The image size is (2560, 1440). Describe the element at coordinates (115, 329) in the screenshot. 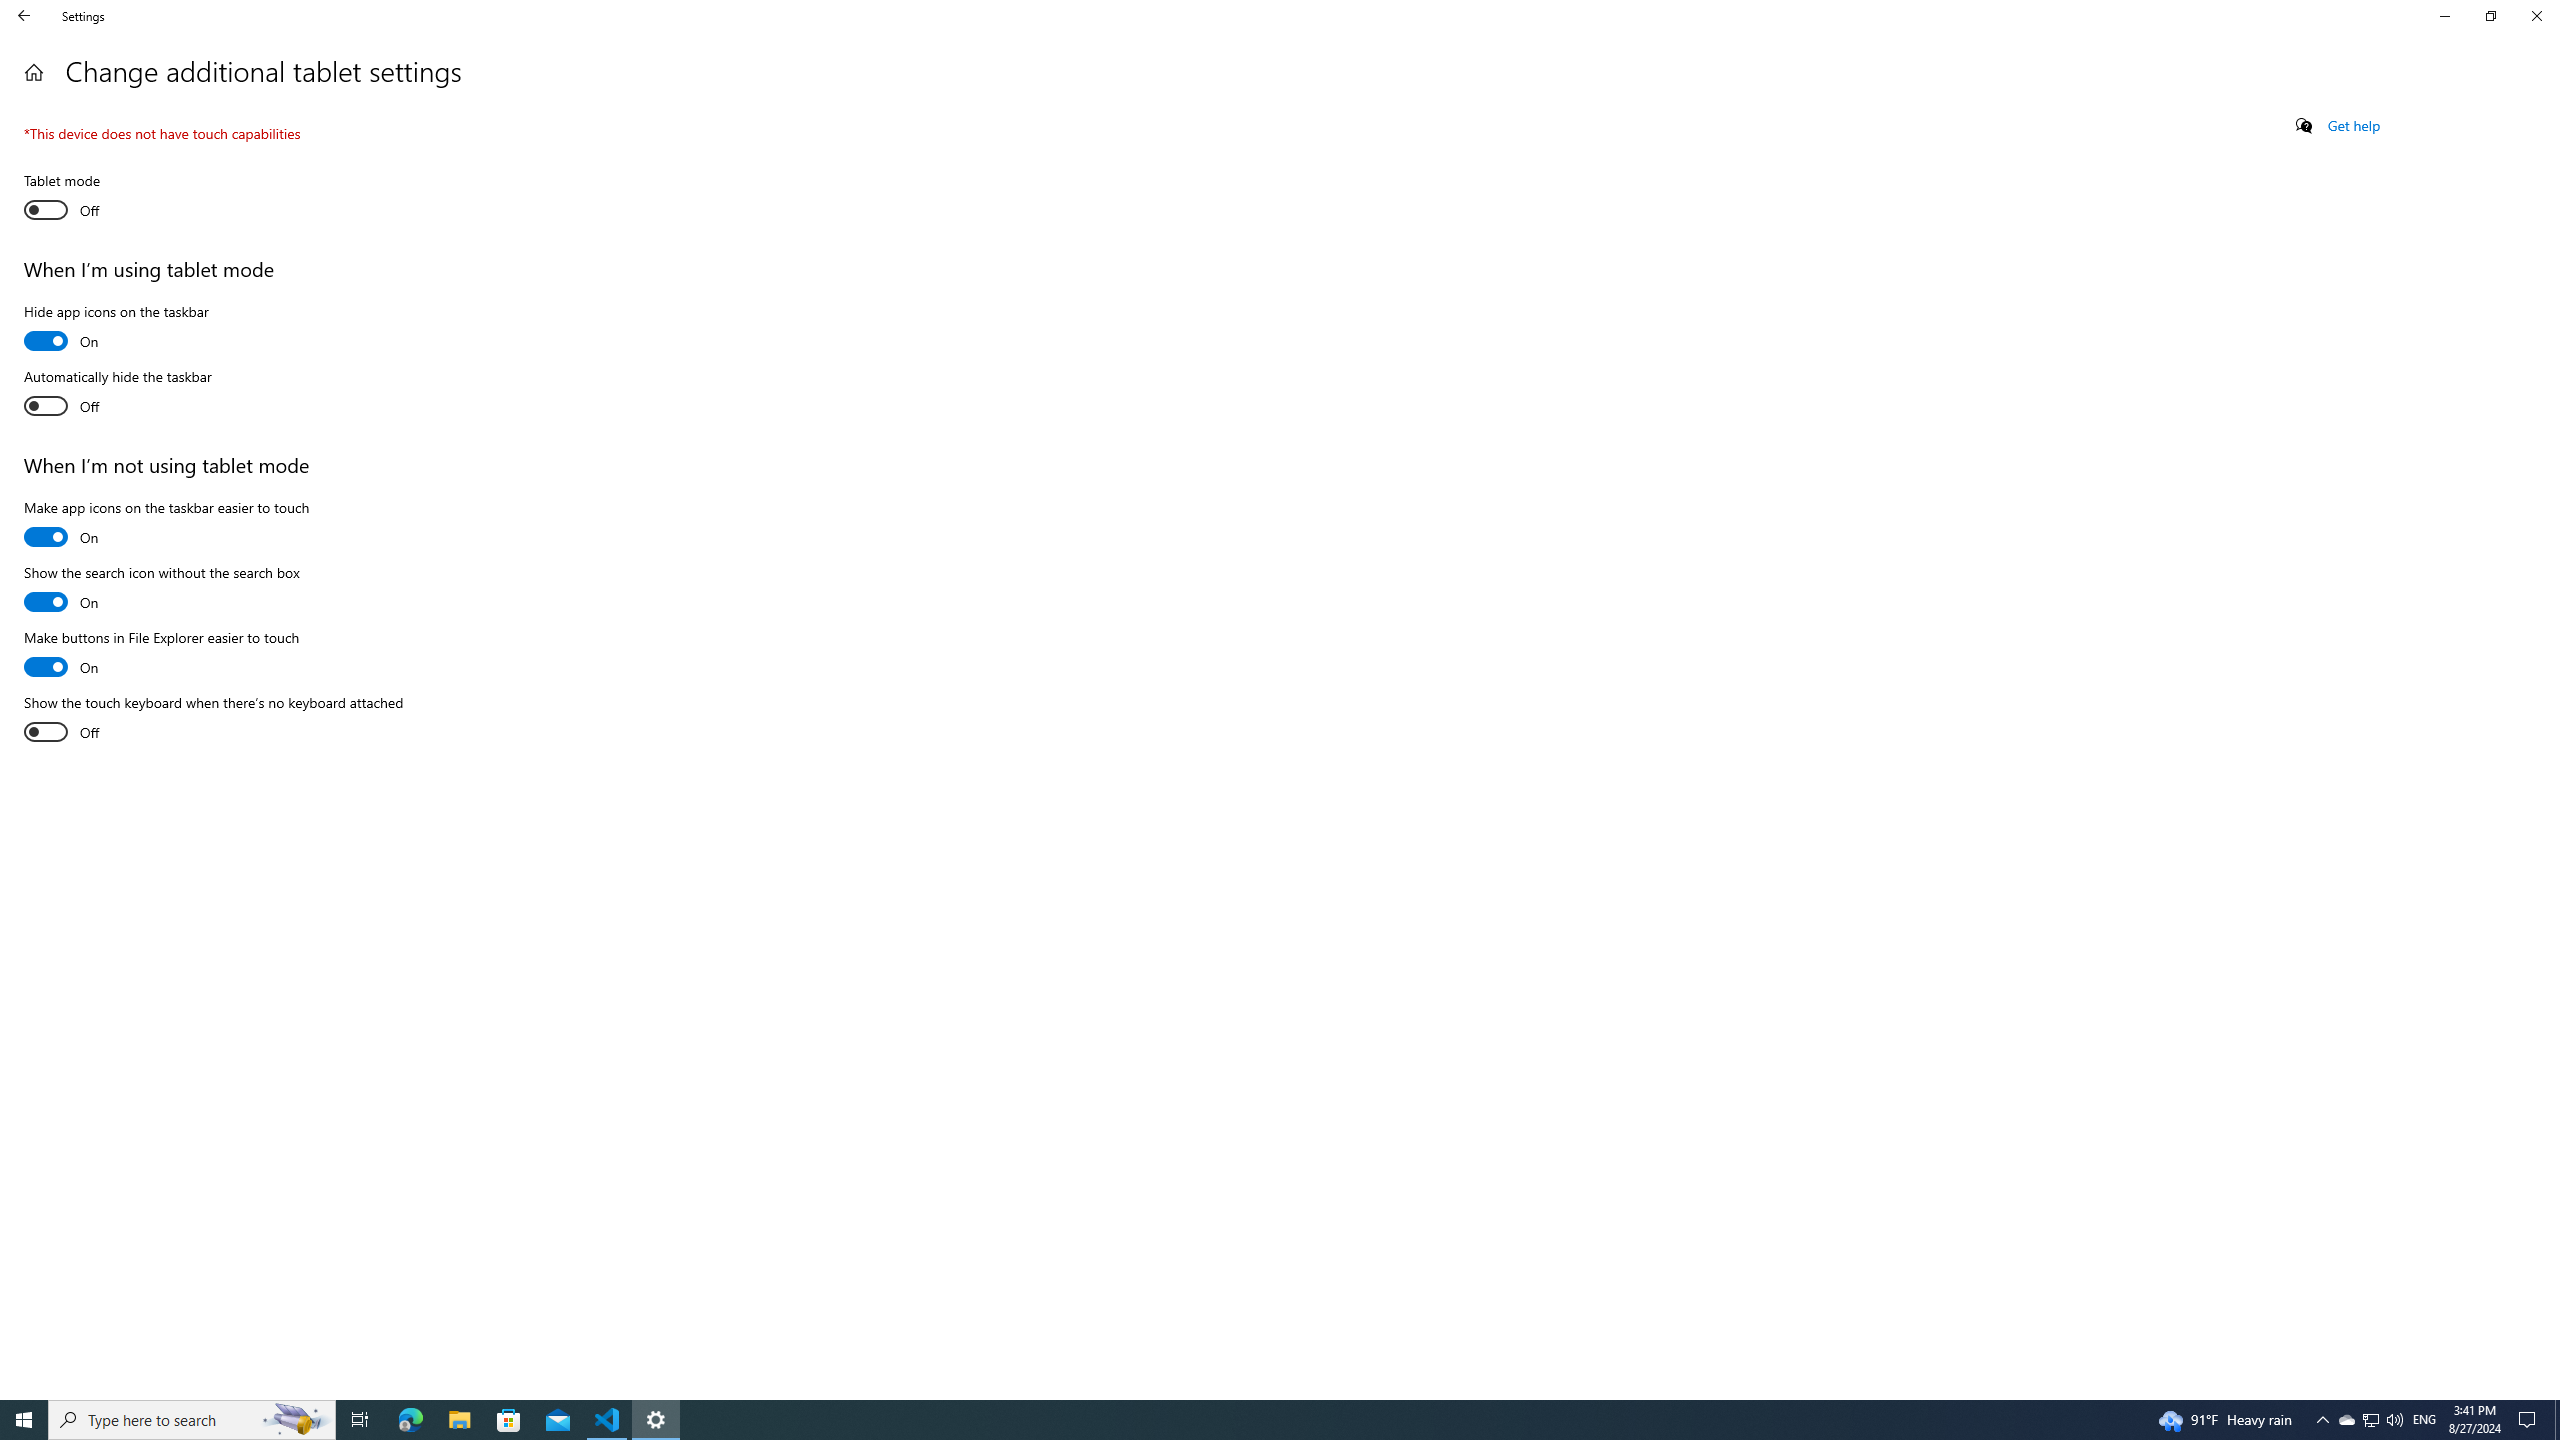

I see `'Hide app icons on the taskbar'` at that location.